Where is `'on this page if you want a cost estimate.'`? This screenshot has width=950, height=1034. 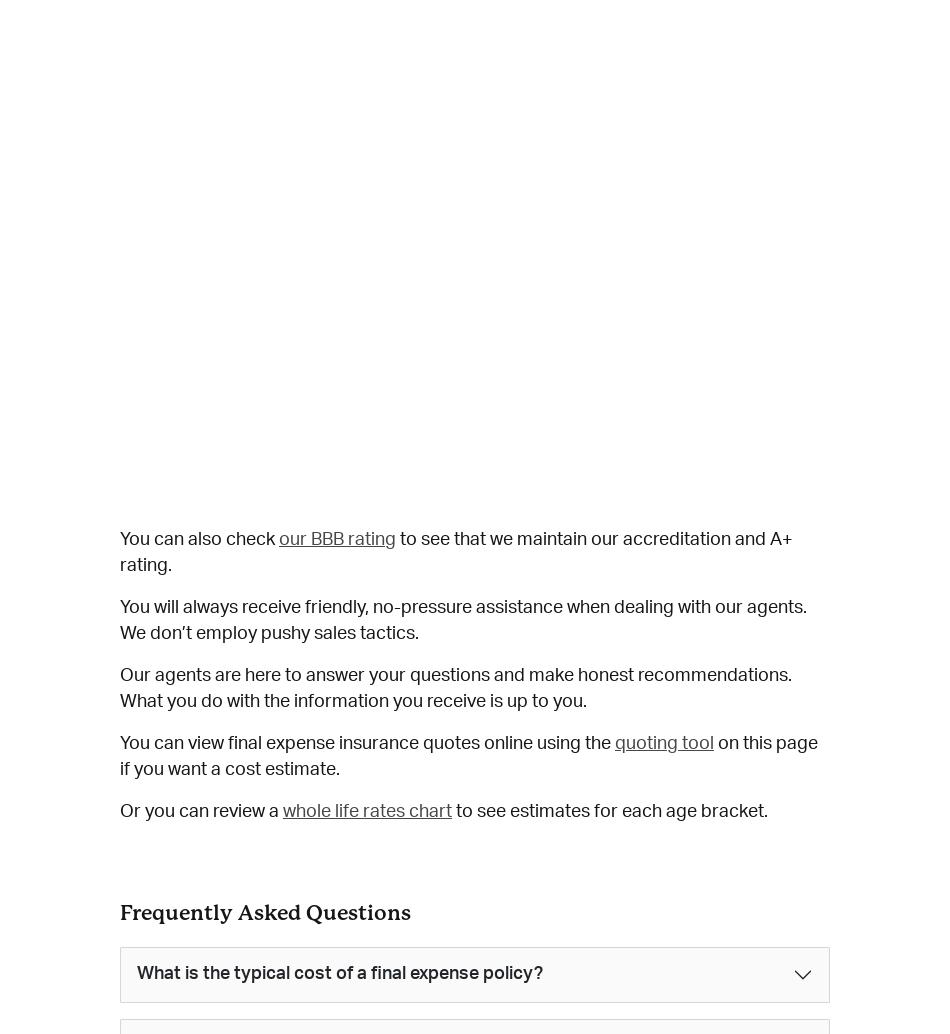
'on this page if you want a cost estimate.' is located at coordinates (119, 756).